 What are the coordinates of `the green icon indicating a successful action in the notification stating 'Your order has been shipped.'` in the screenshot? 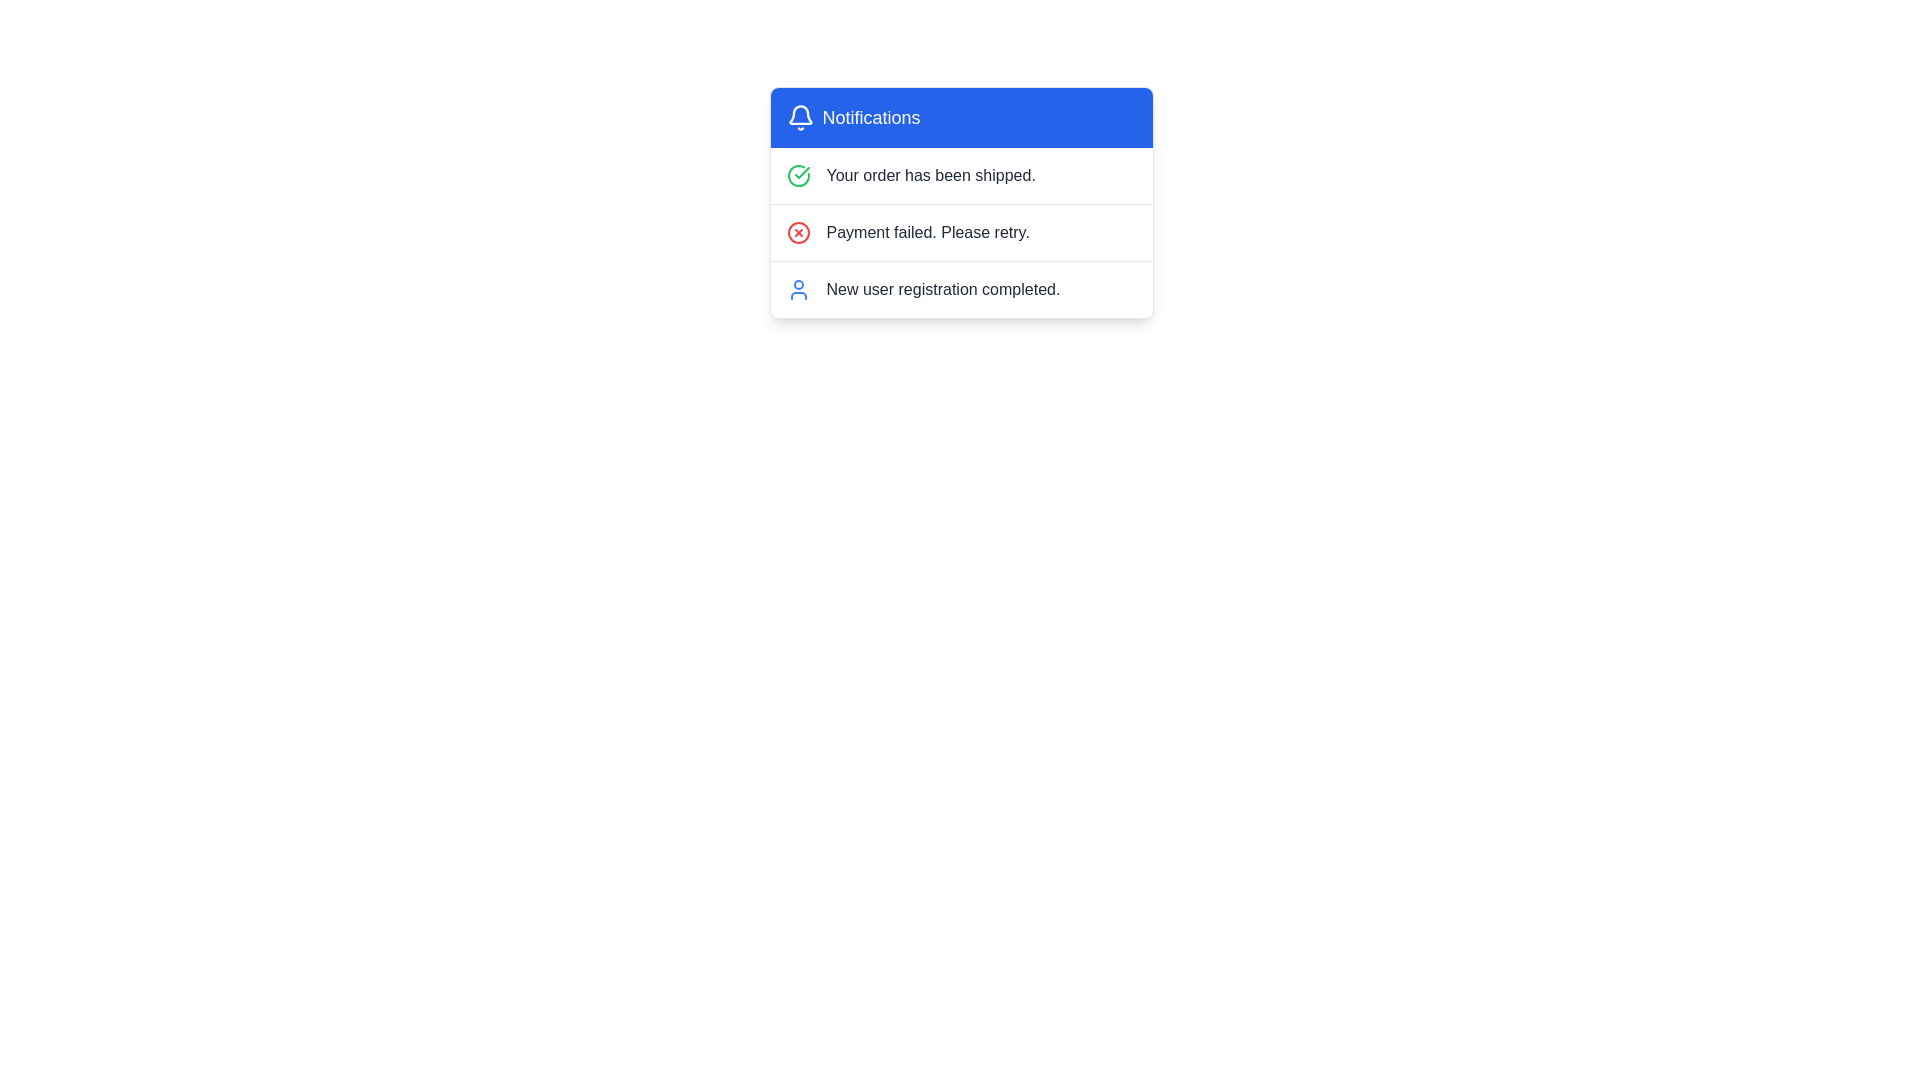 It's located at (801, 172).